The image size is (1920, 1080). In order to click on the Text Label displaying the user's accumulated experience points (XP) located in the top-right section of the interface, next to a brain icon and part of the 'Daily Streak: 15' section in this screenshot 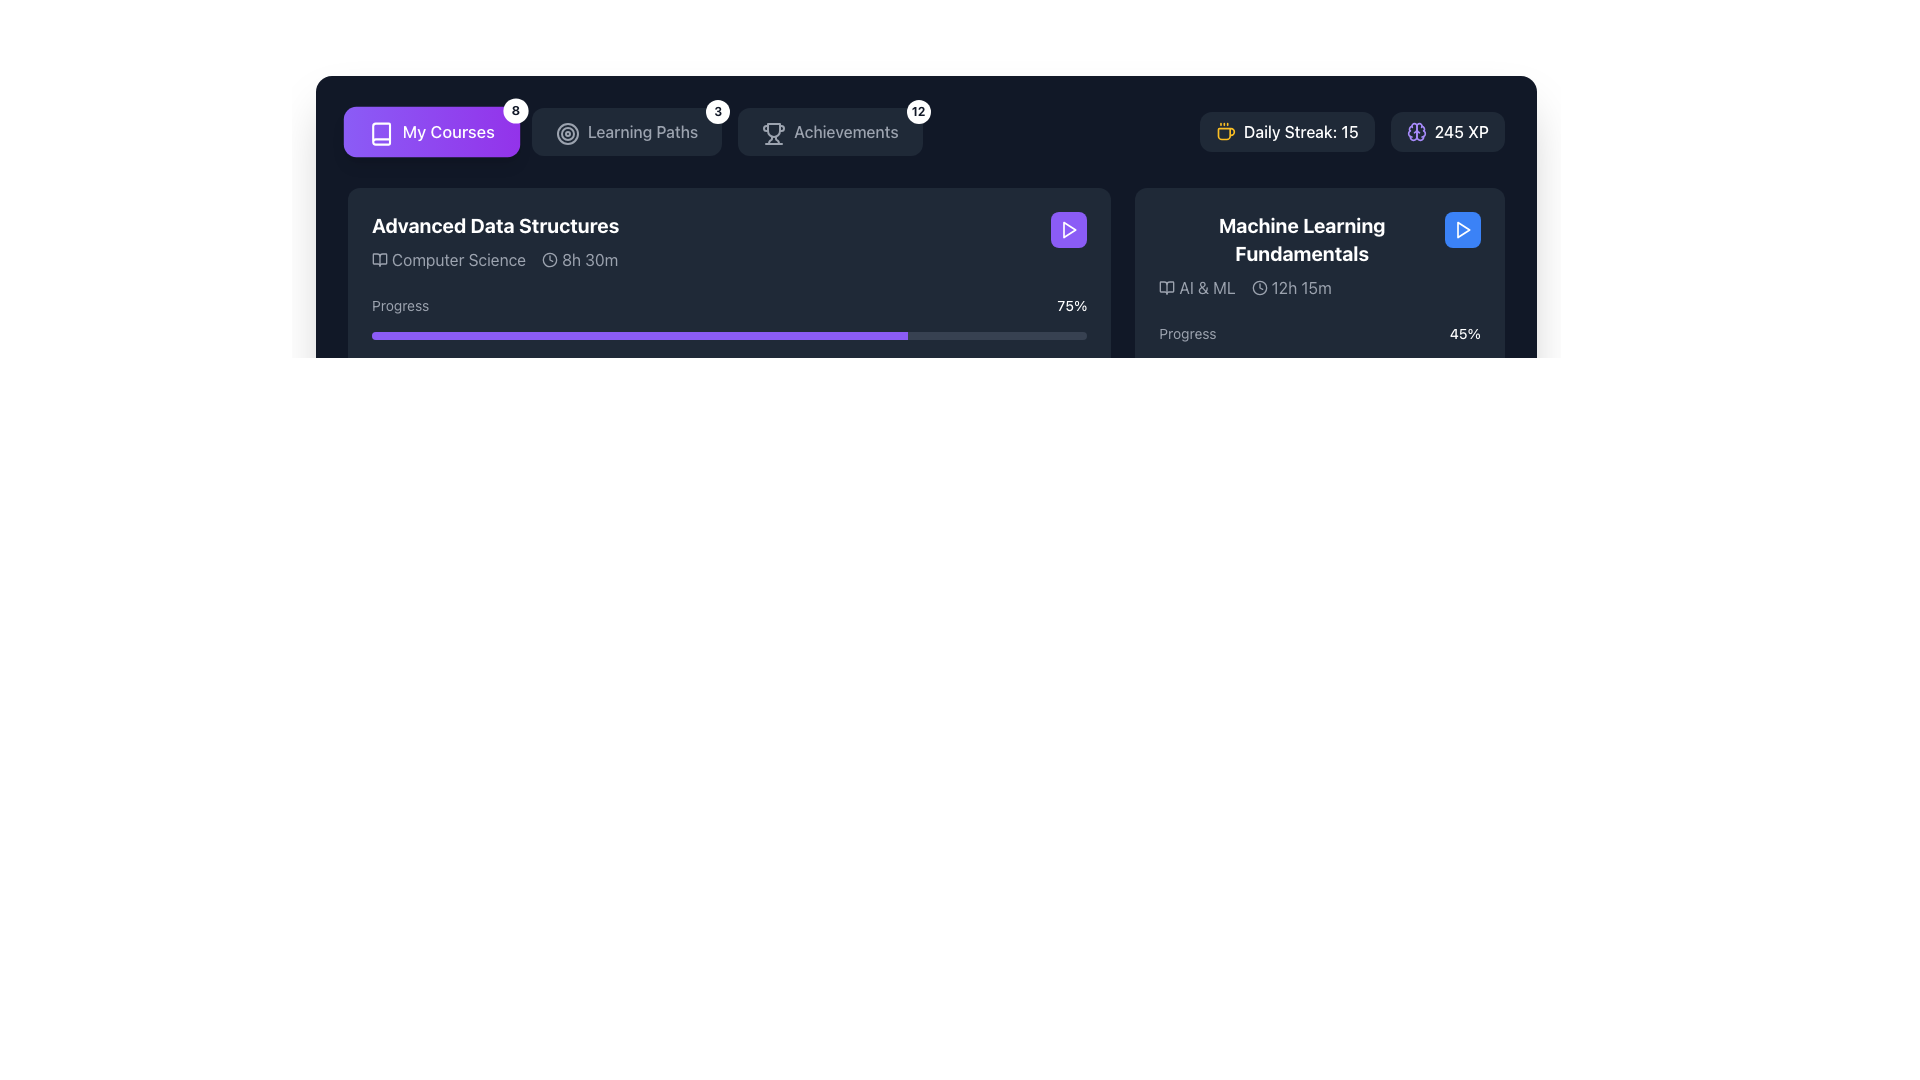, I will do `click(1461, 131)`.